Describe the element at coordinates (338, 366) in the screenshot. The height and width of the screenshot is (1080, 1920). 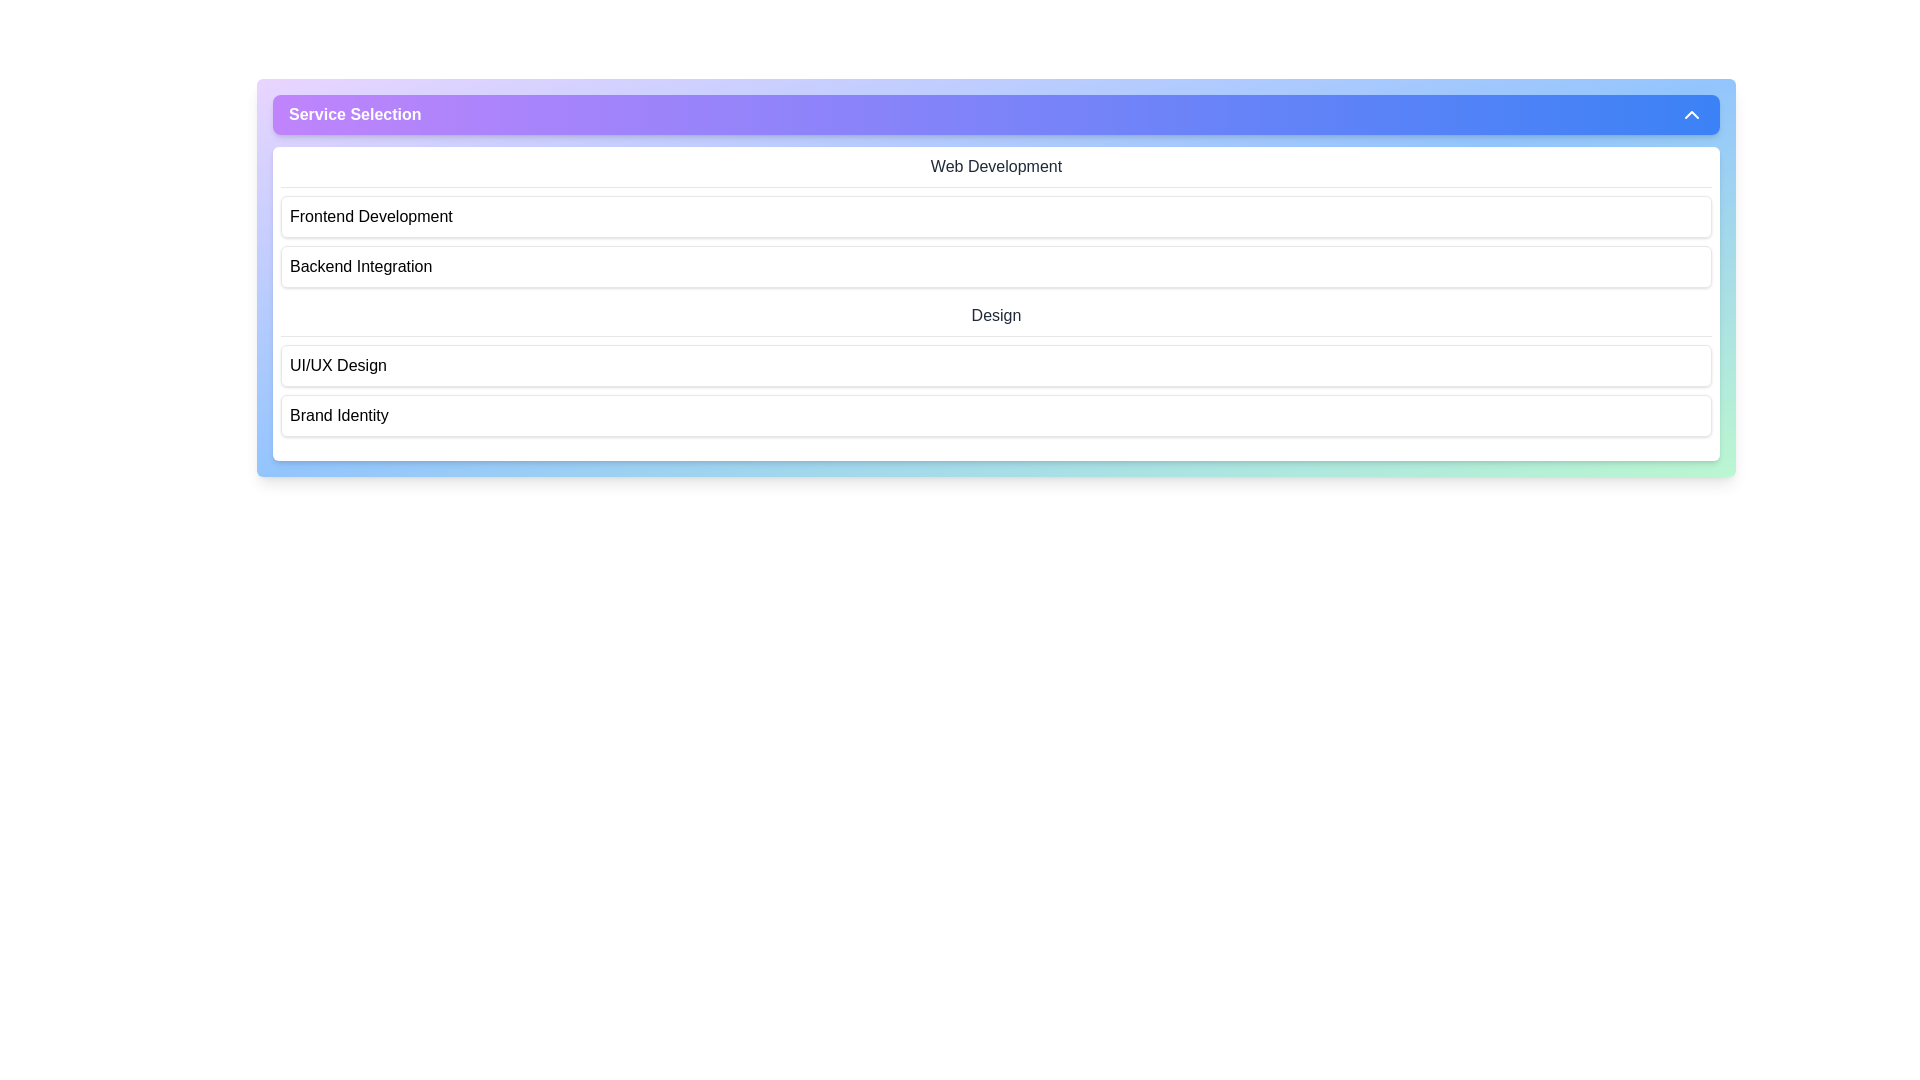
I see `the label 'UI/UX Design' which is the third option in a vertical list of services within a modal` at that location.